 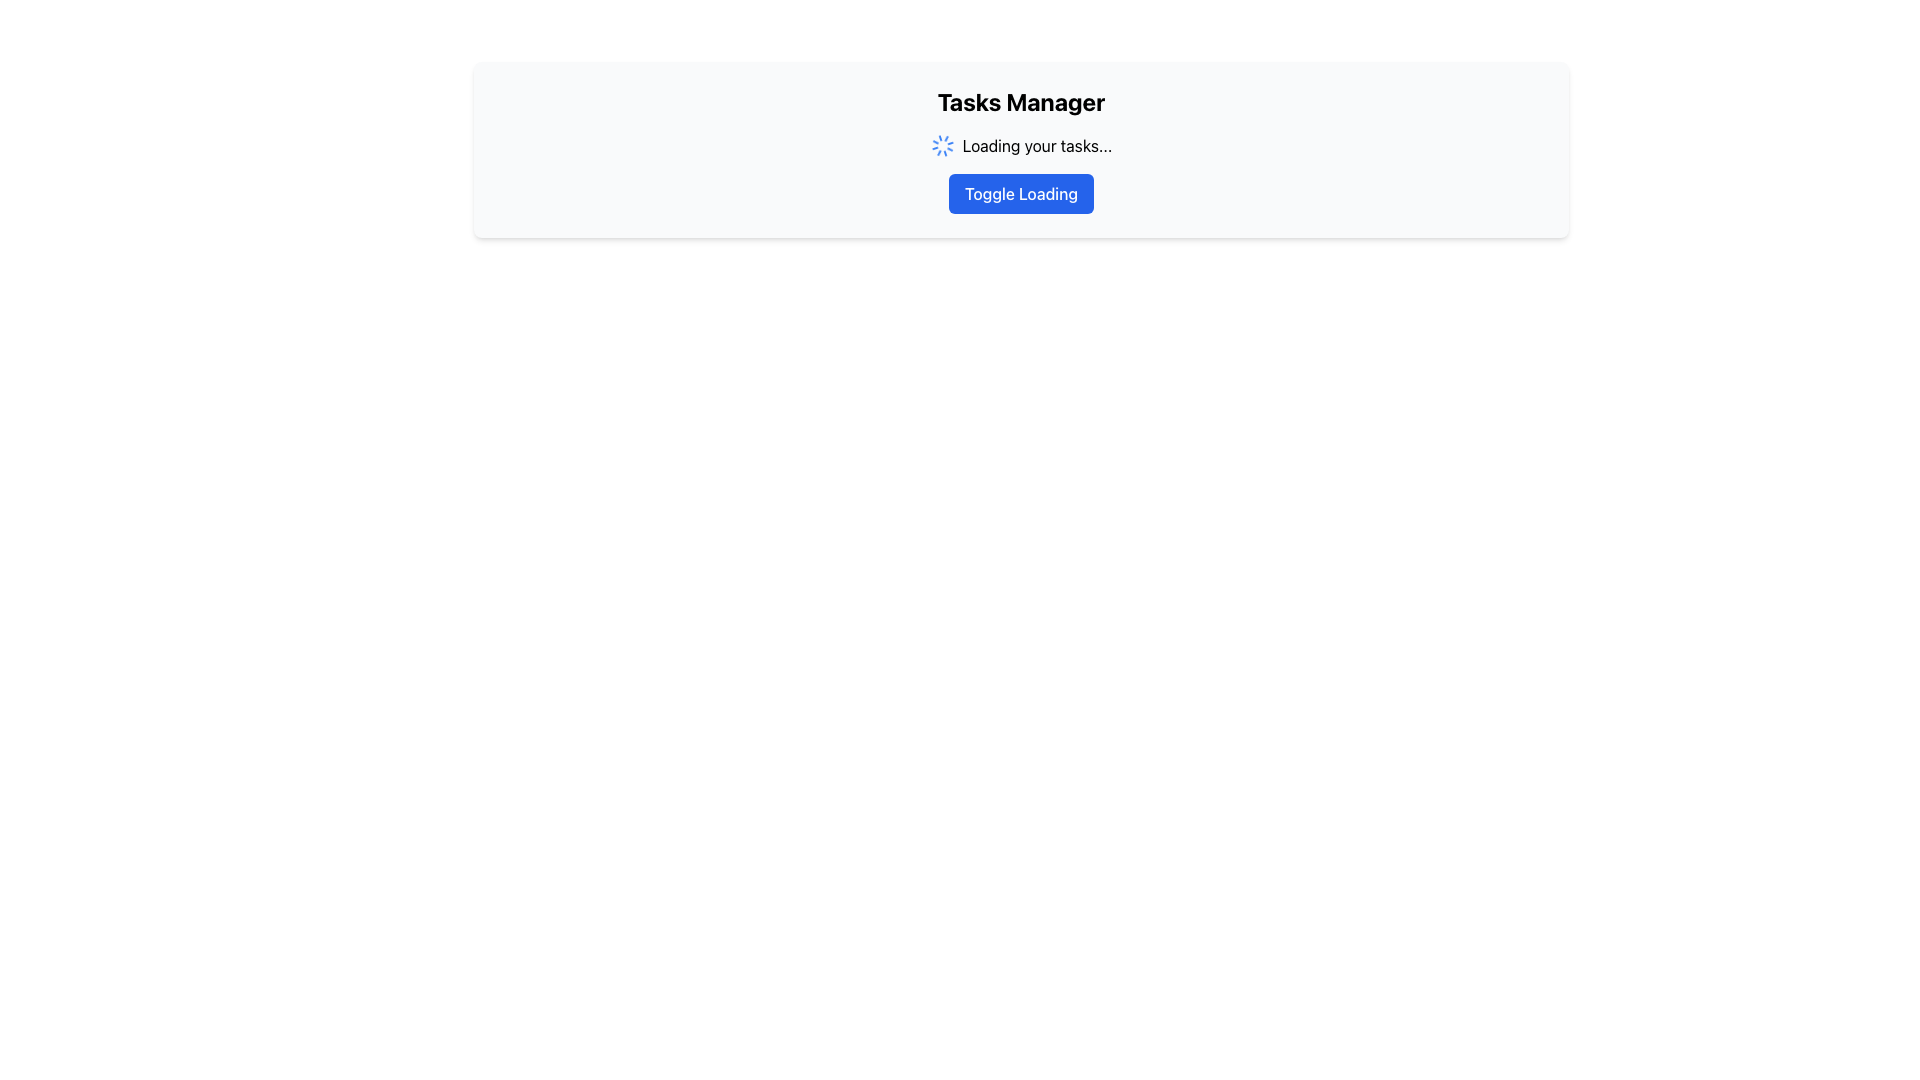 I want to click on the toggle button located below the 'Loading your tasks...' text and an animated icon, aligned centrally under 'Tasks Manager', so click(x=1021, y=193).